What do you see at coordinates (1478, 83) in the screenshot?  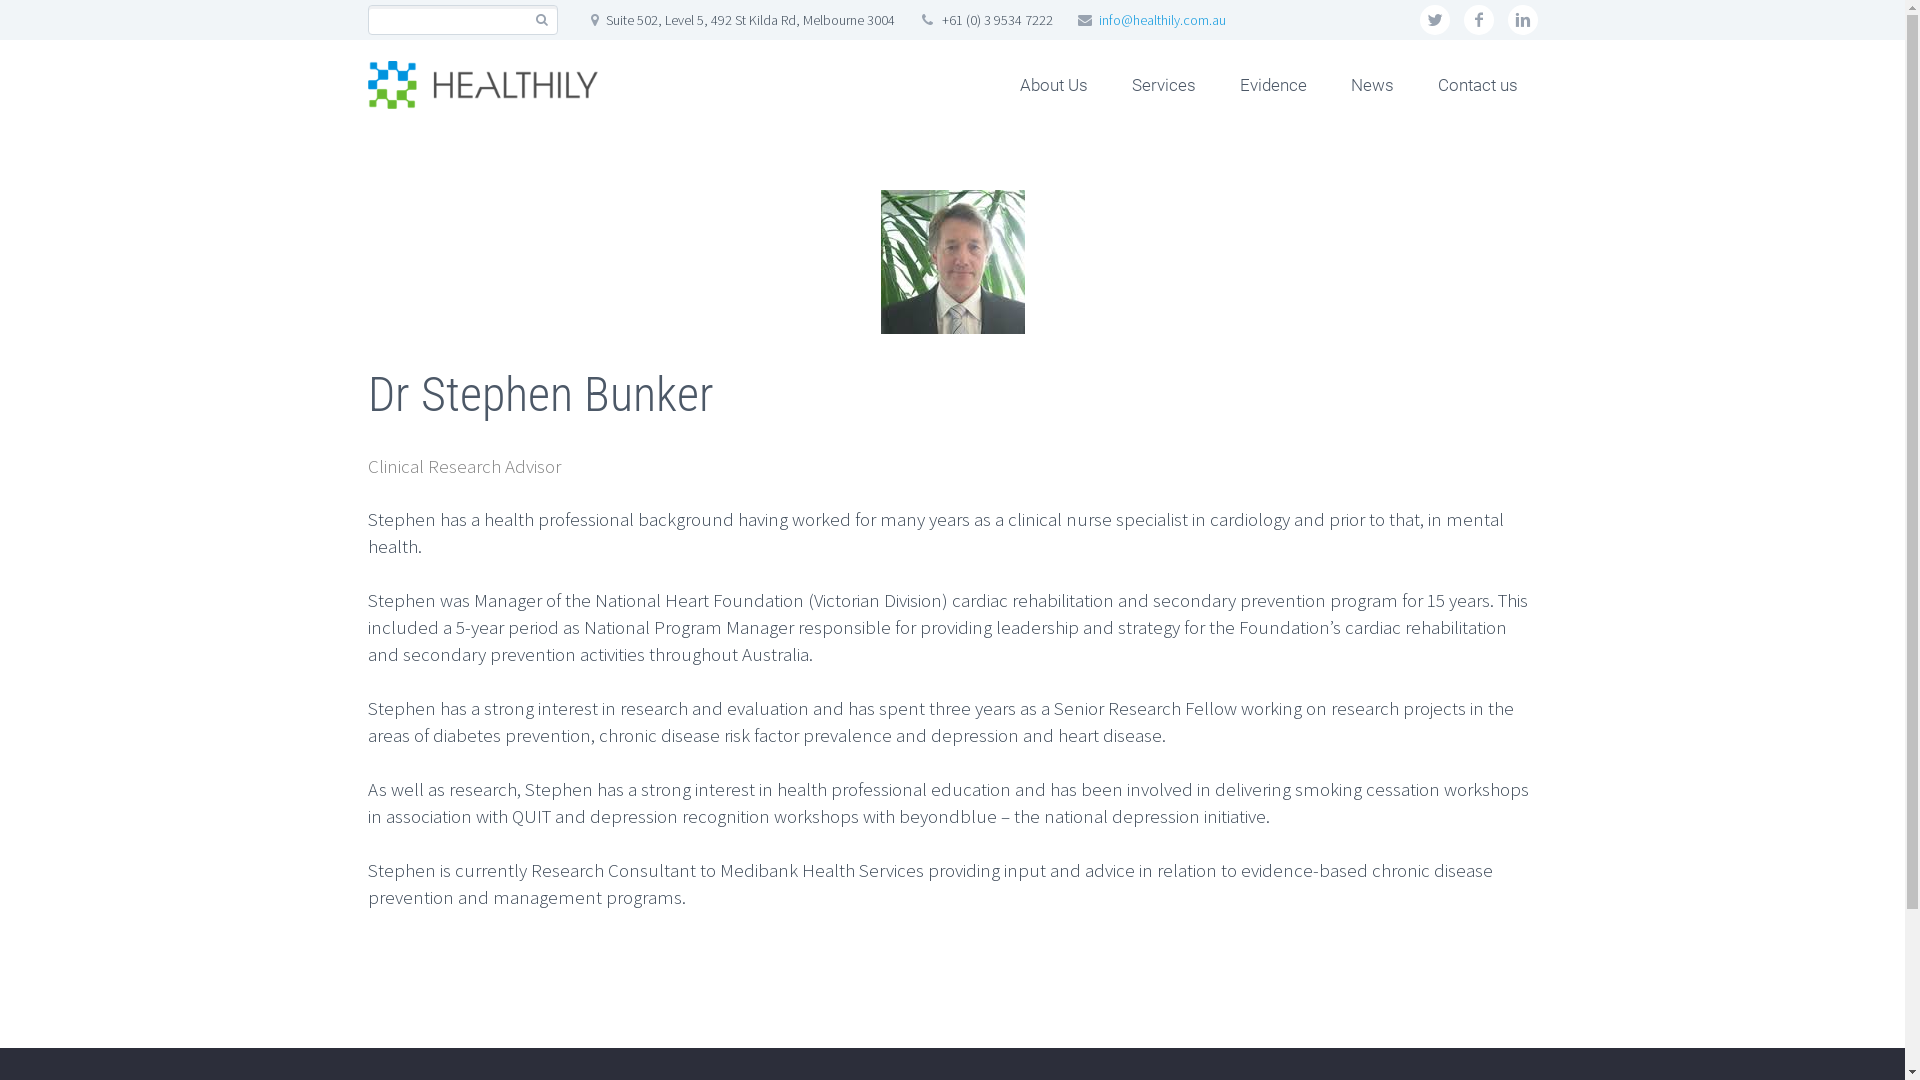 I see `'Contact us'` at bounding box center [1478, 83].